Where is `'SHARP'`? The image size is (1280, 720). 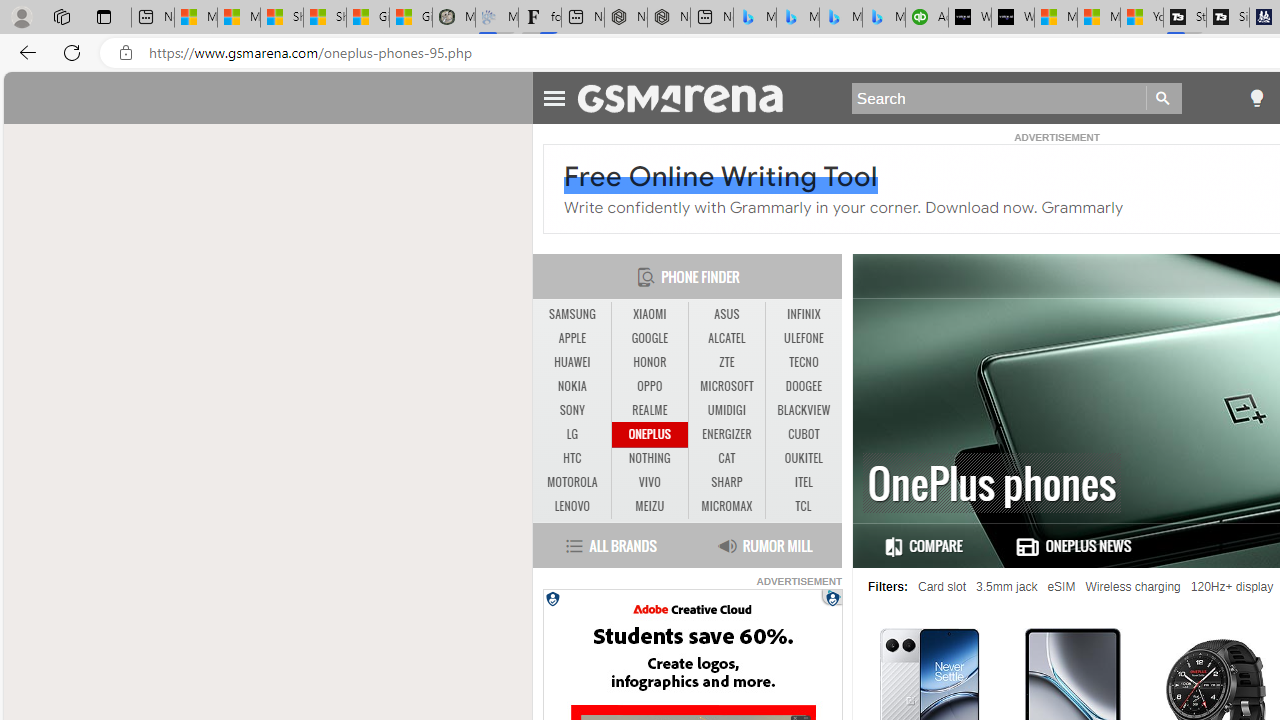
'SHARP' is located at coordinates (726, 483).